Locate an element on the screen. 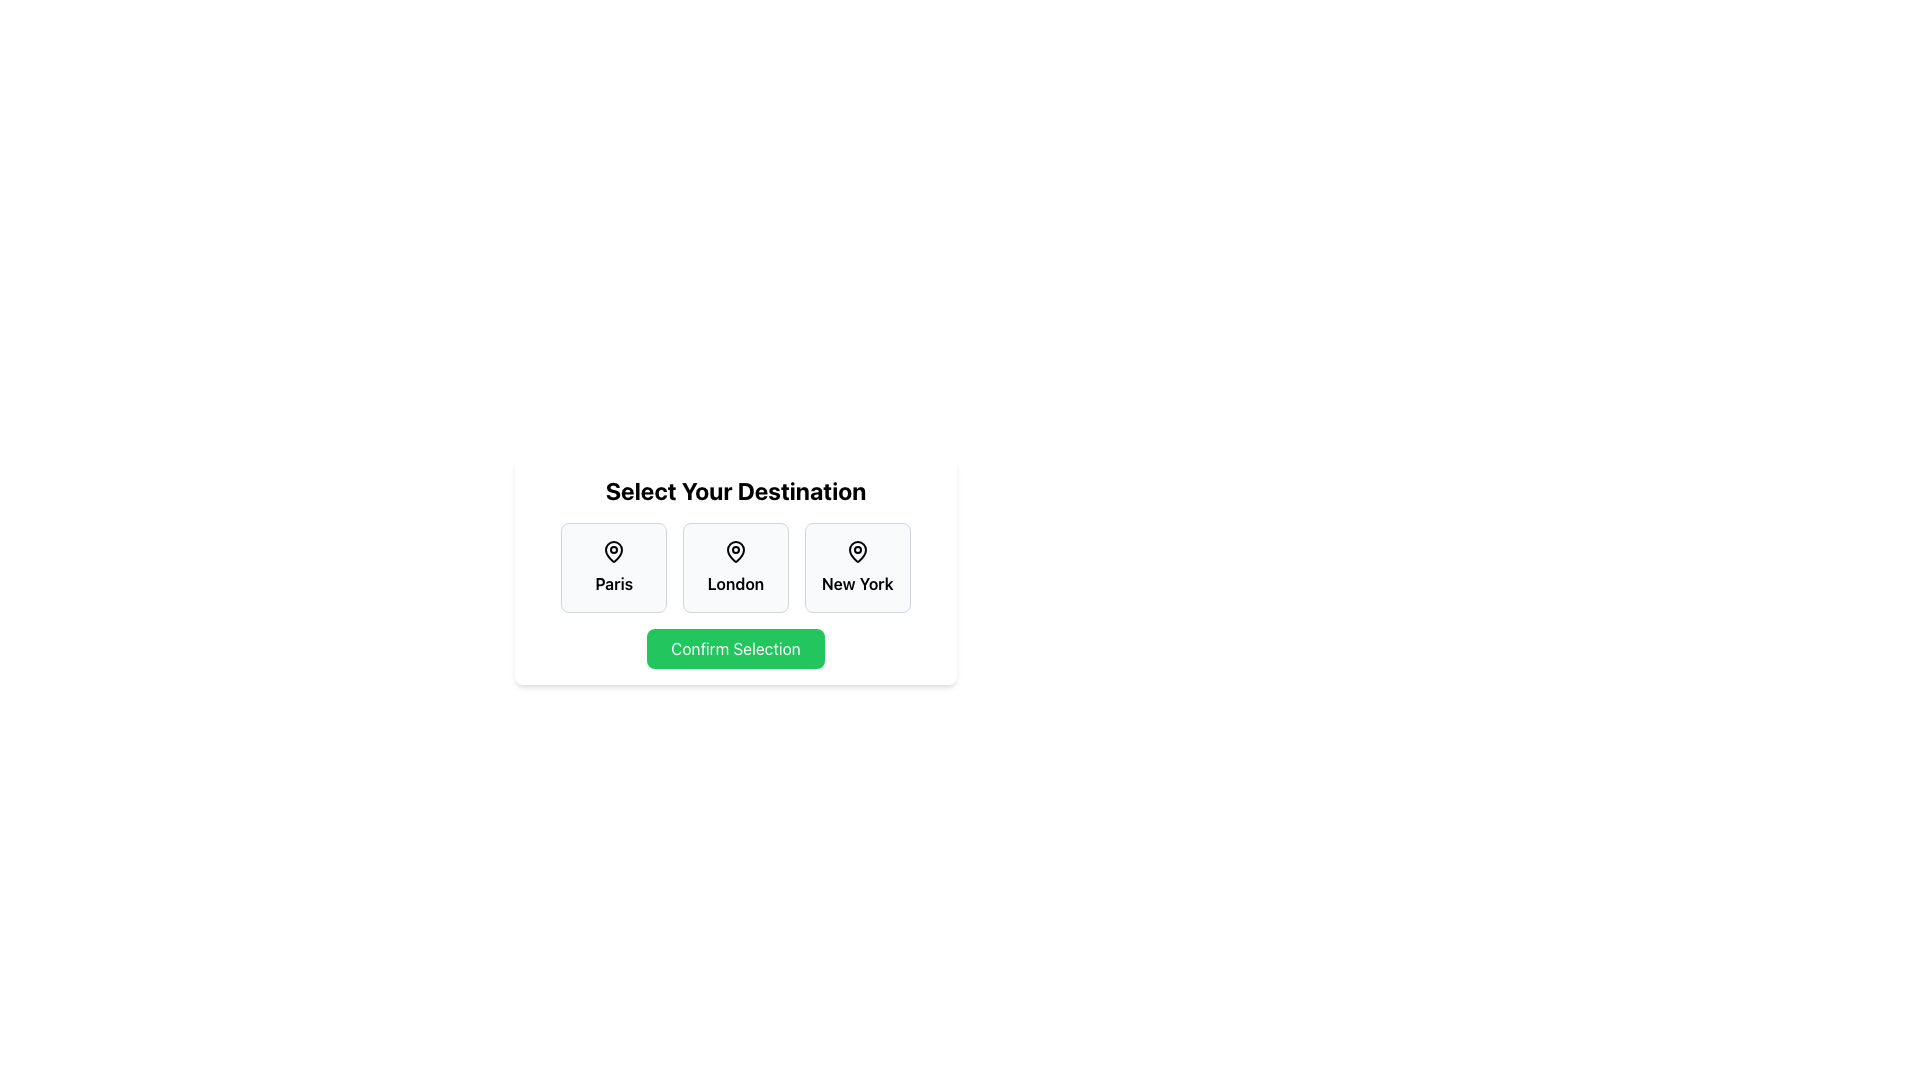  the map pin icon that signifies the location for the 'London' option in the destination selection interface, positioned above the text component displaying 'London' is located at coordinates (734, 551).